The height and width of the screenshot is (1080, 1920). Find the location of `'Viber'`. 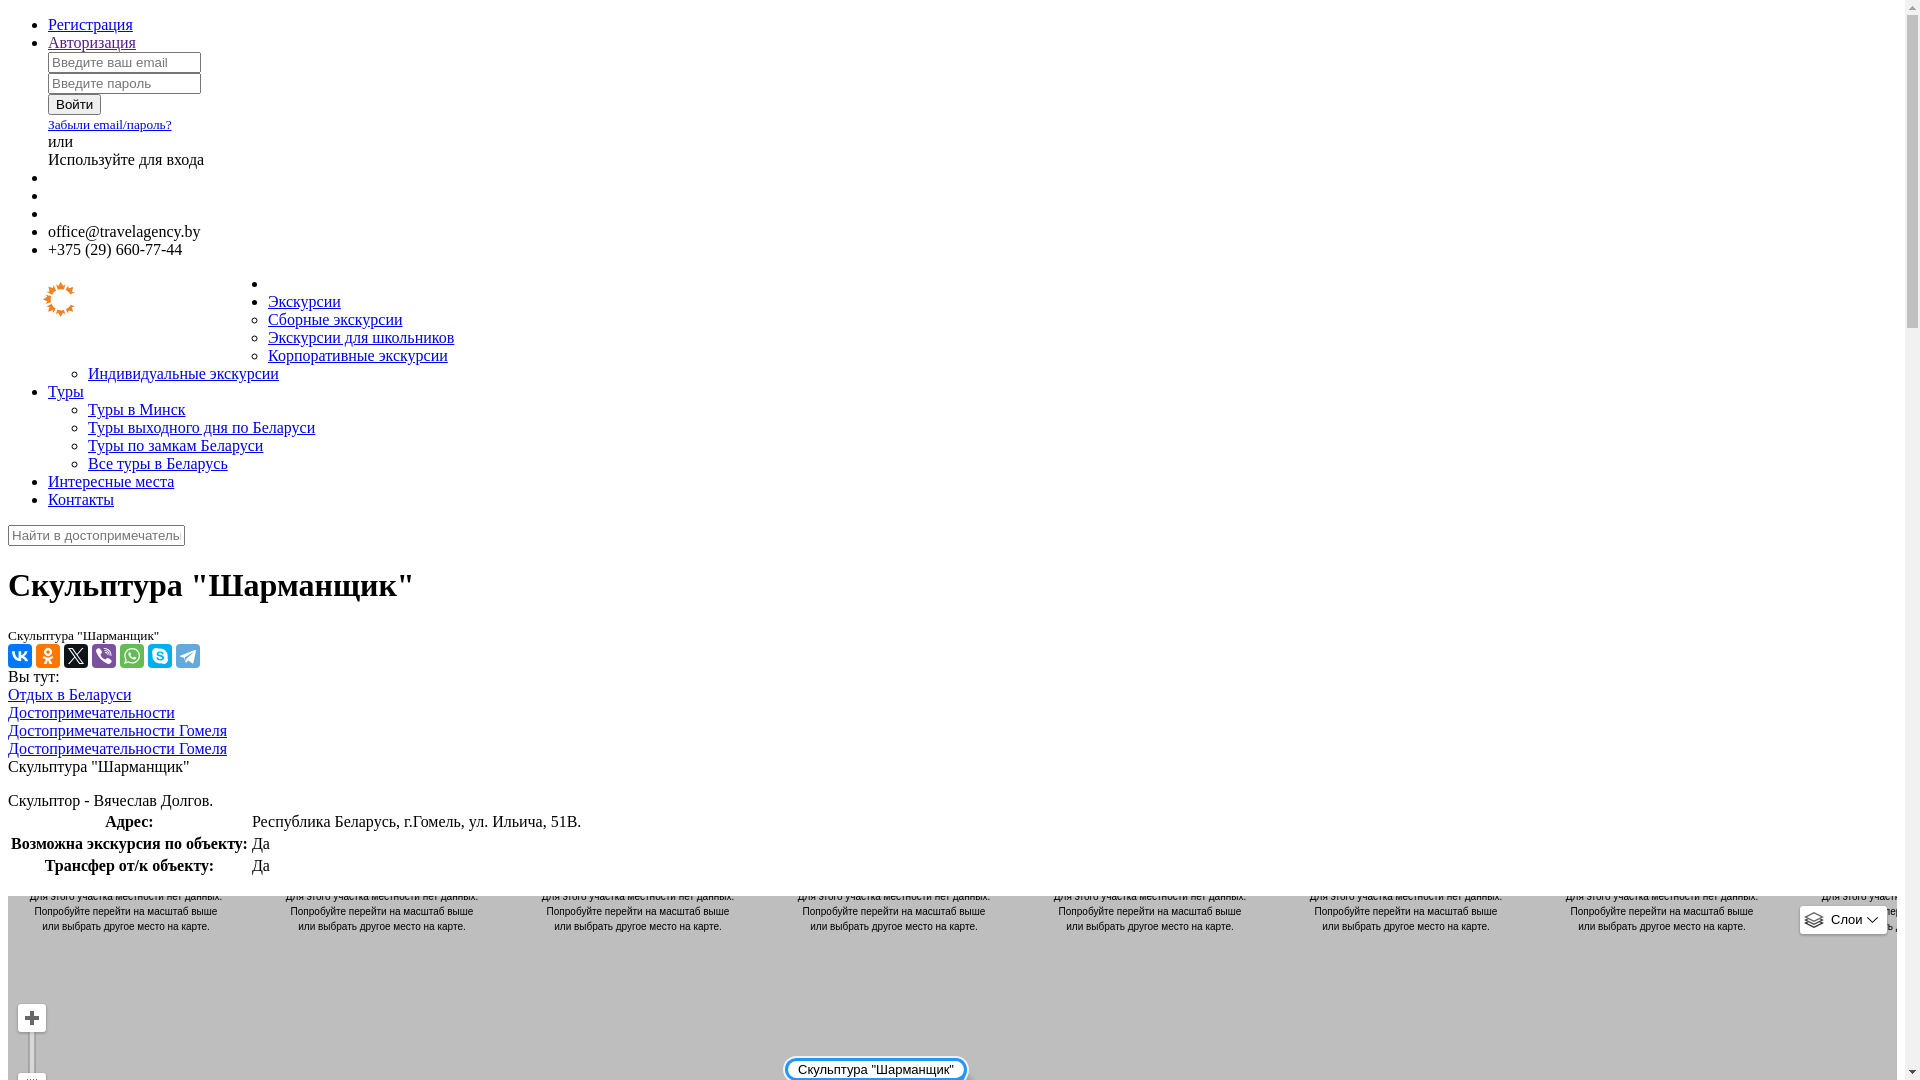

'Viber' is located at coordinates (103, 655).